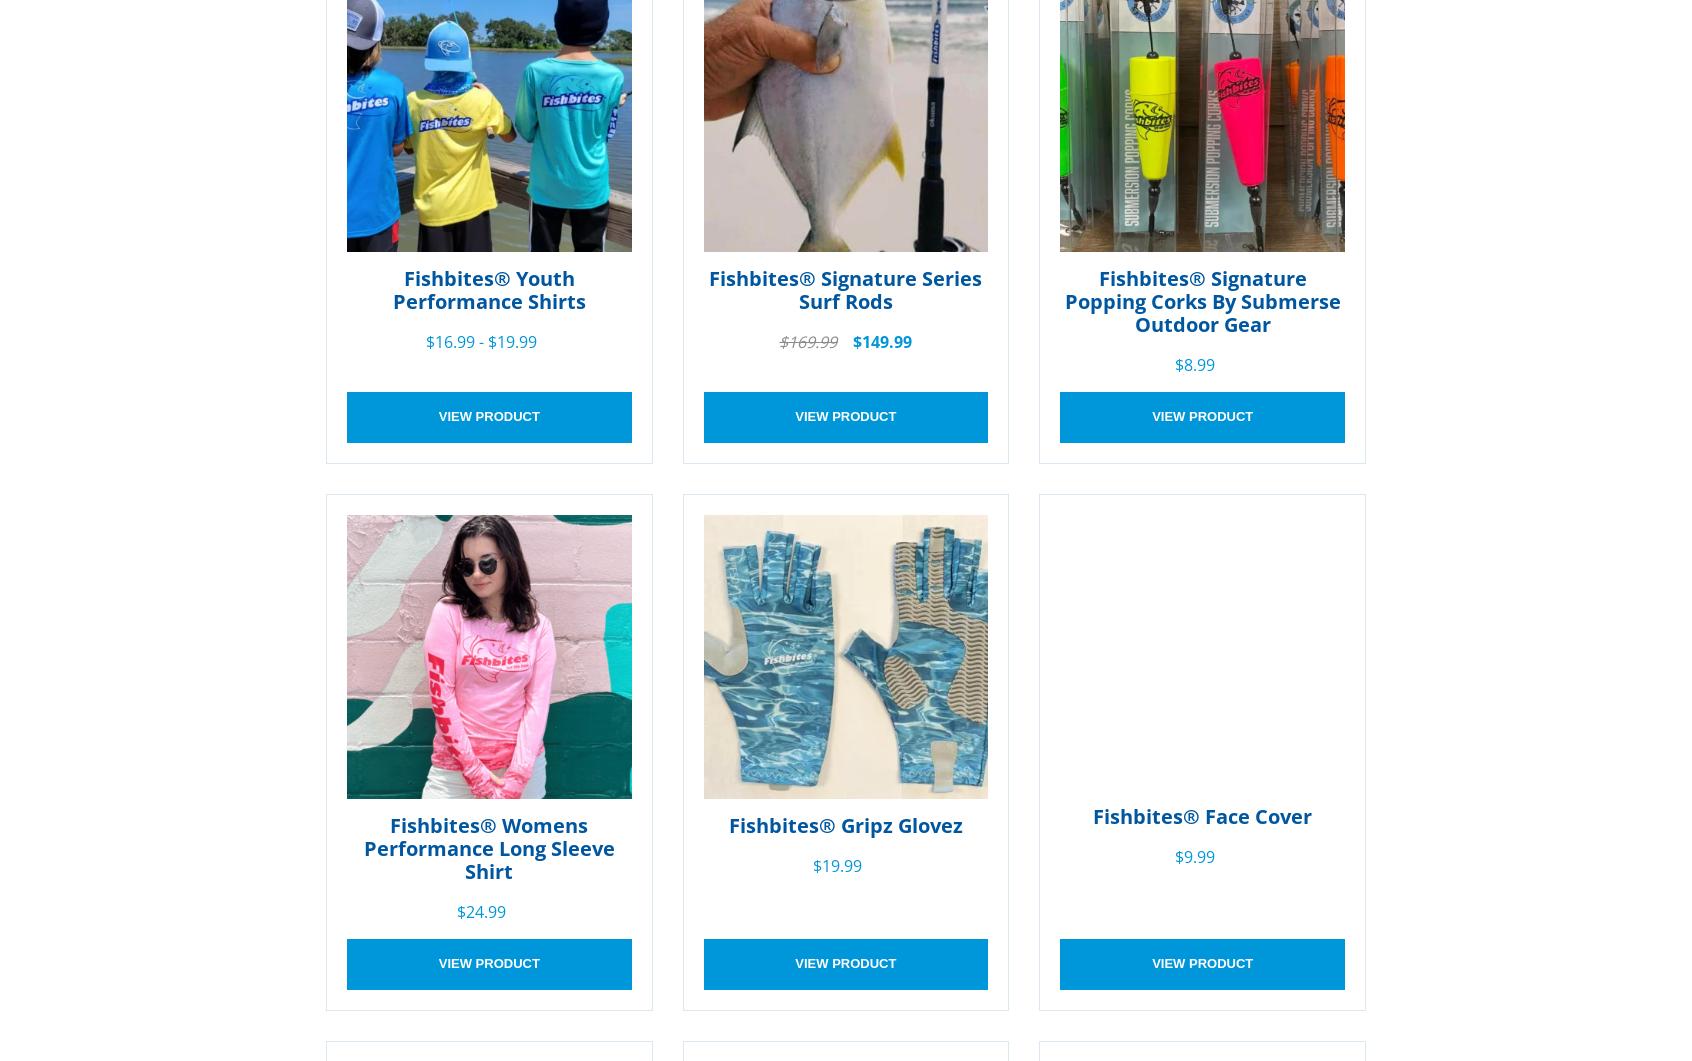 Image resolution: width=1692 pixels, height=1061 pixels. What do you see at coordinates (845, 288) in the screenshot?
I see `'Fishbites® Signature Series Surf Rods'` at bounding box center [845, 288].